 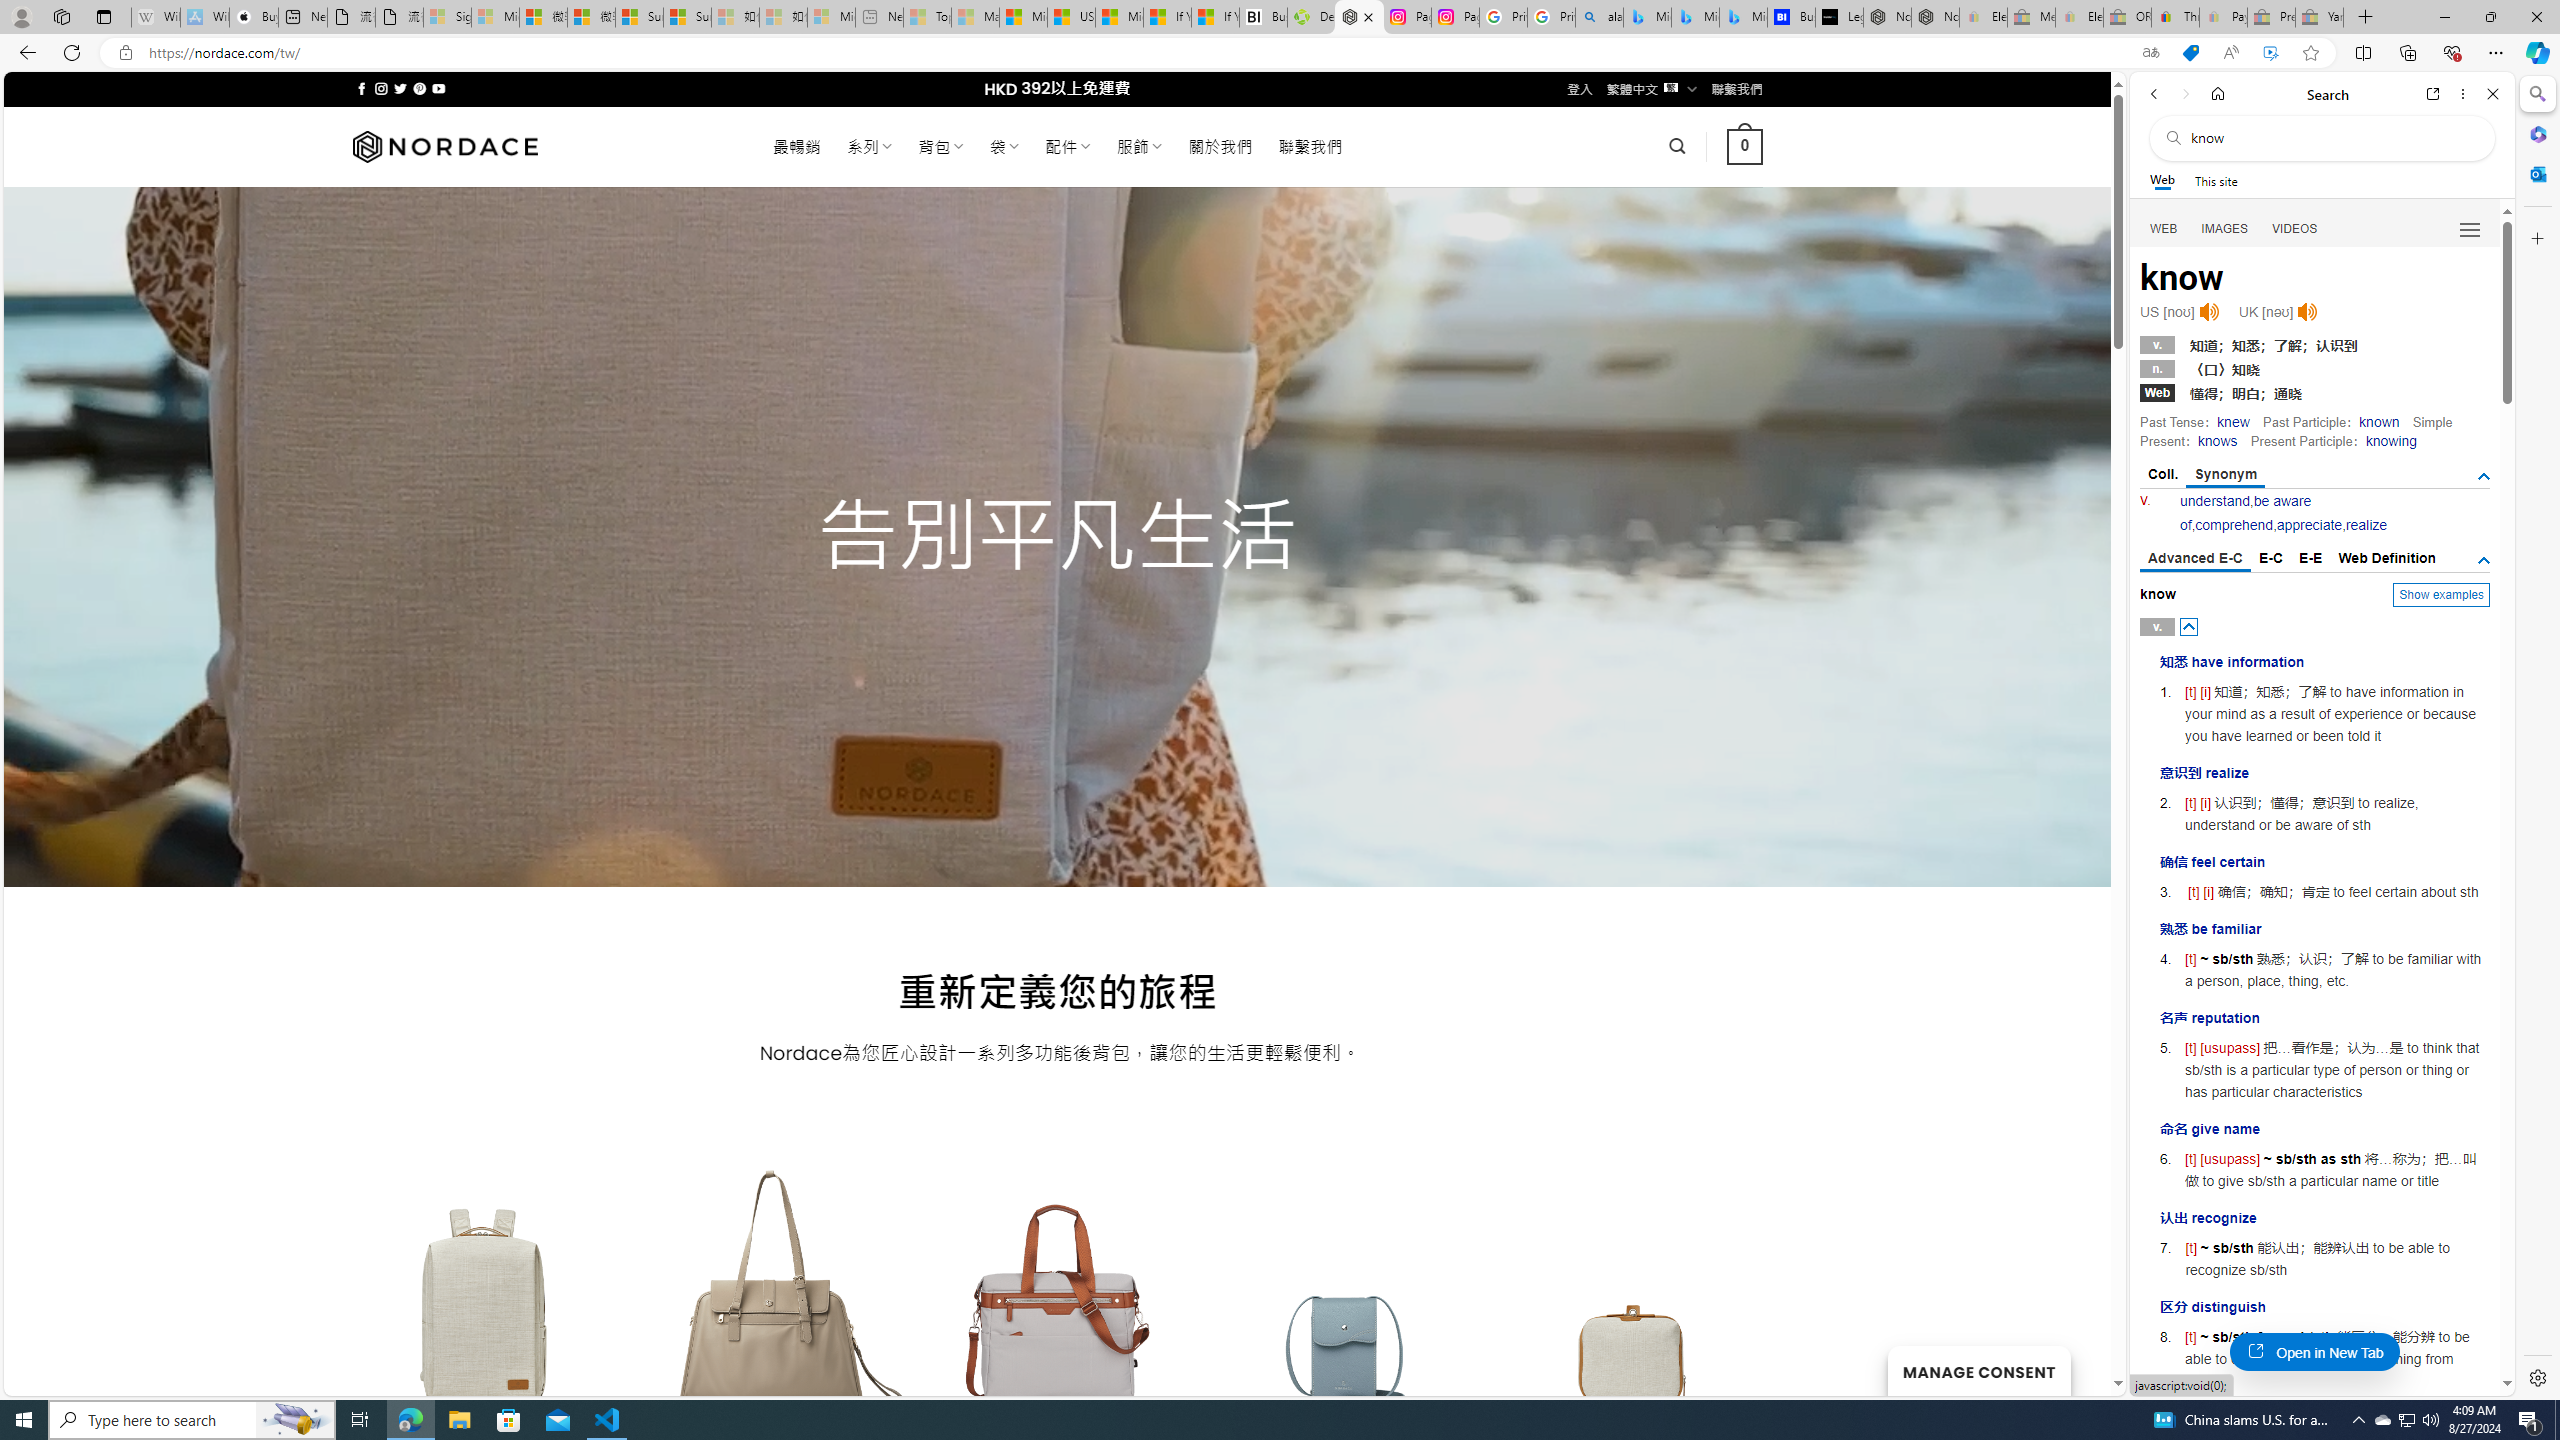 What do you see at coordinates (2225, 474) in the screenshot?
I see `'Synonym'` at bounding box center [2225, 474].